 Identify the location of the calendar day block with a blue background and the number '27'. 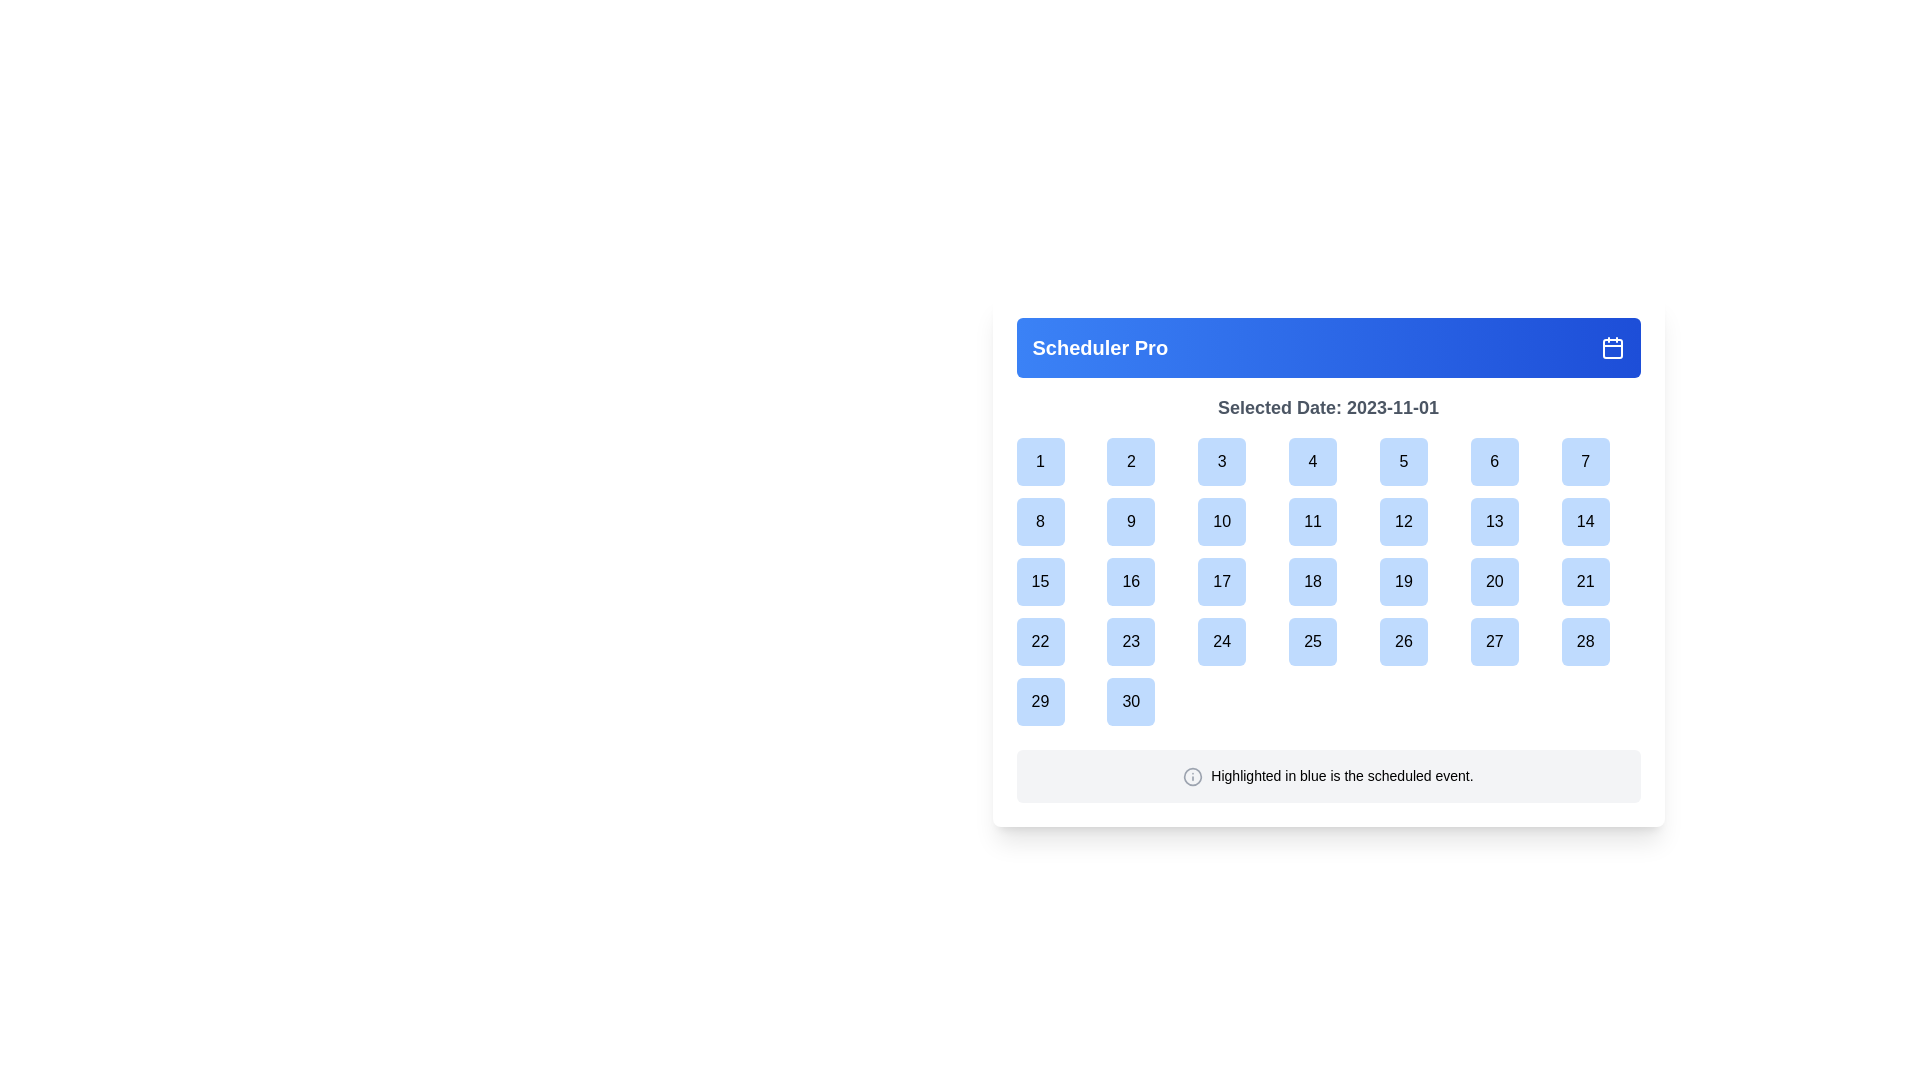
(1510, 641).